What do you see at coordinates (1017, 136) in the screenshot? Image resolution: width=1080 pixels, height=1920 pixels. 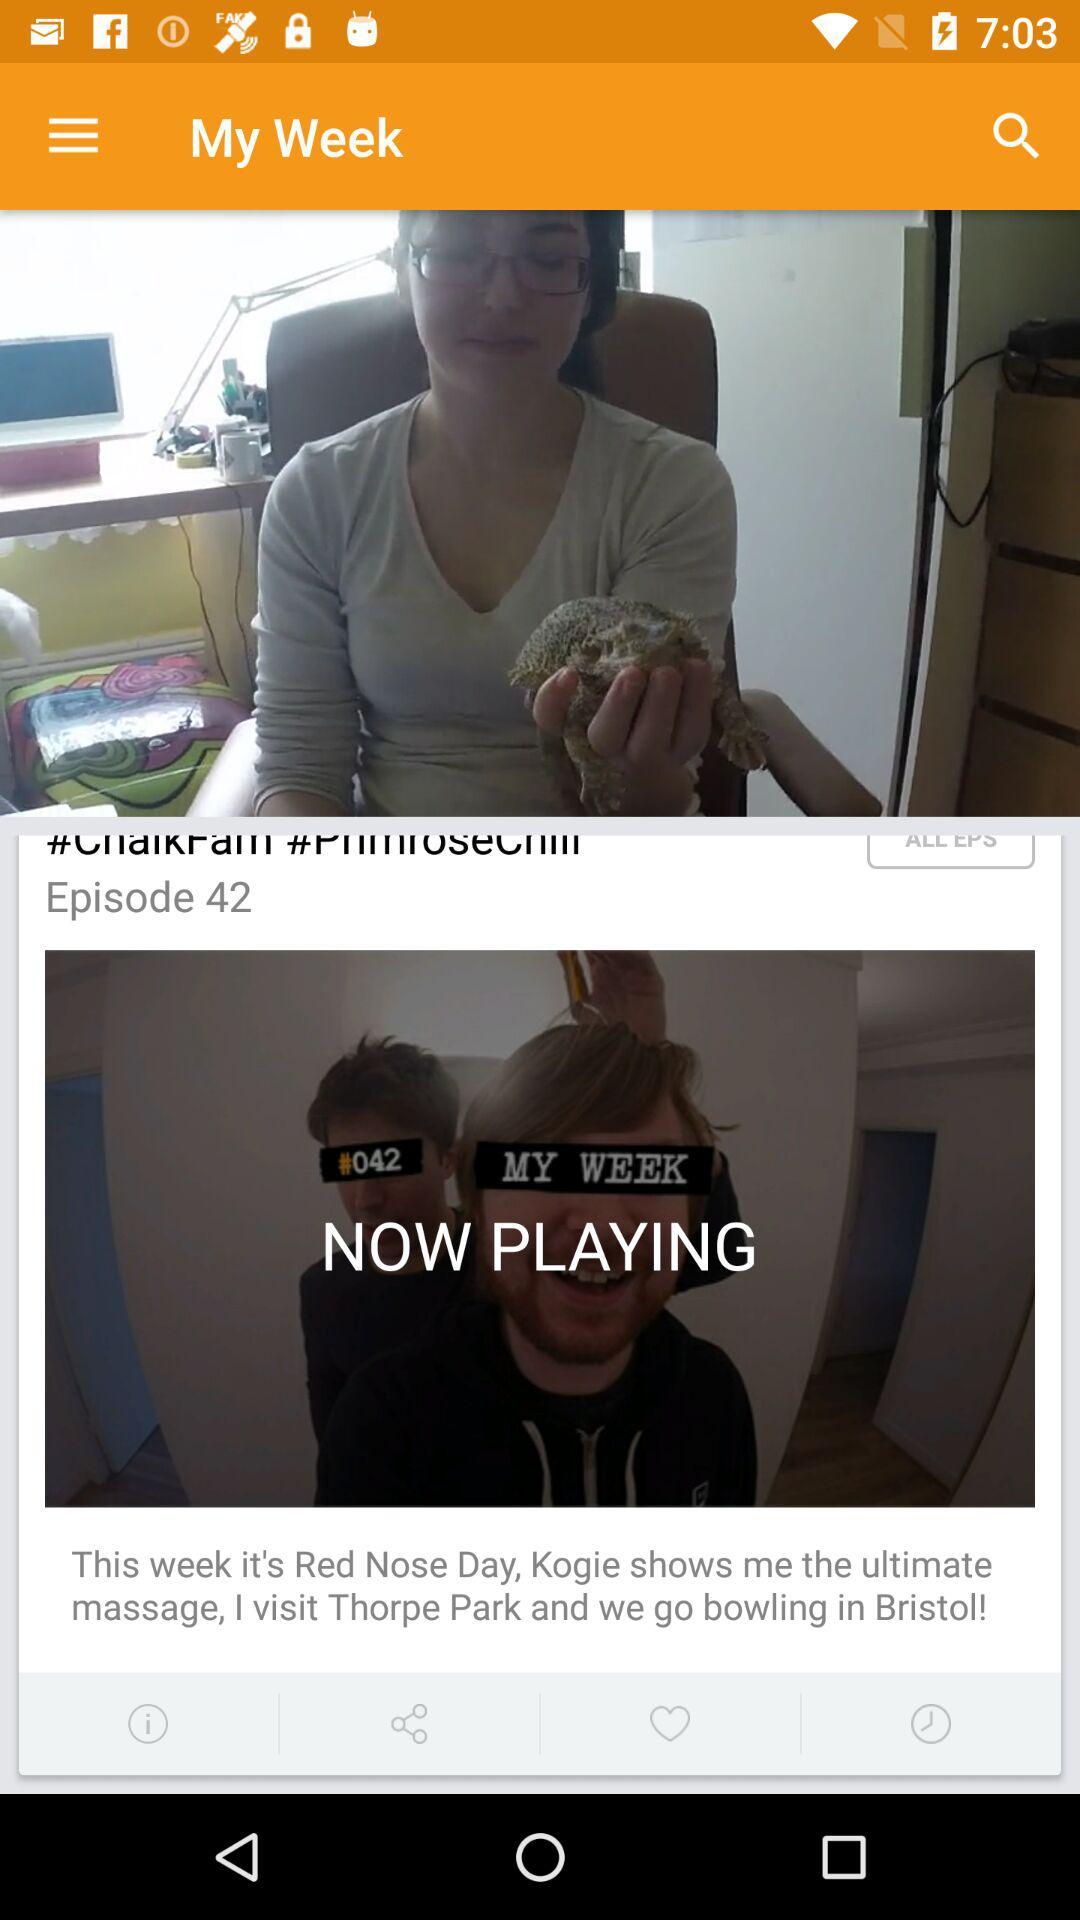 I see `search bar` at bounding box center [1017, 136].